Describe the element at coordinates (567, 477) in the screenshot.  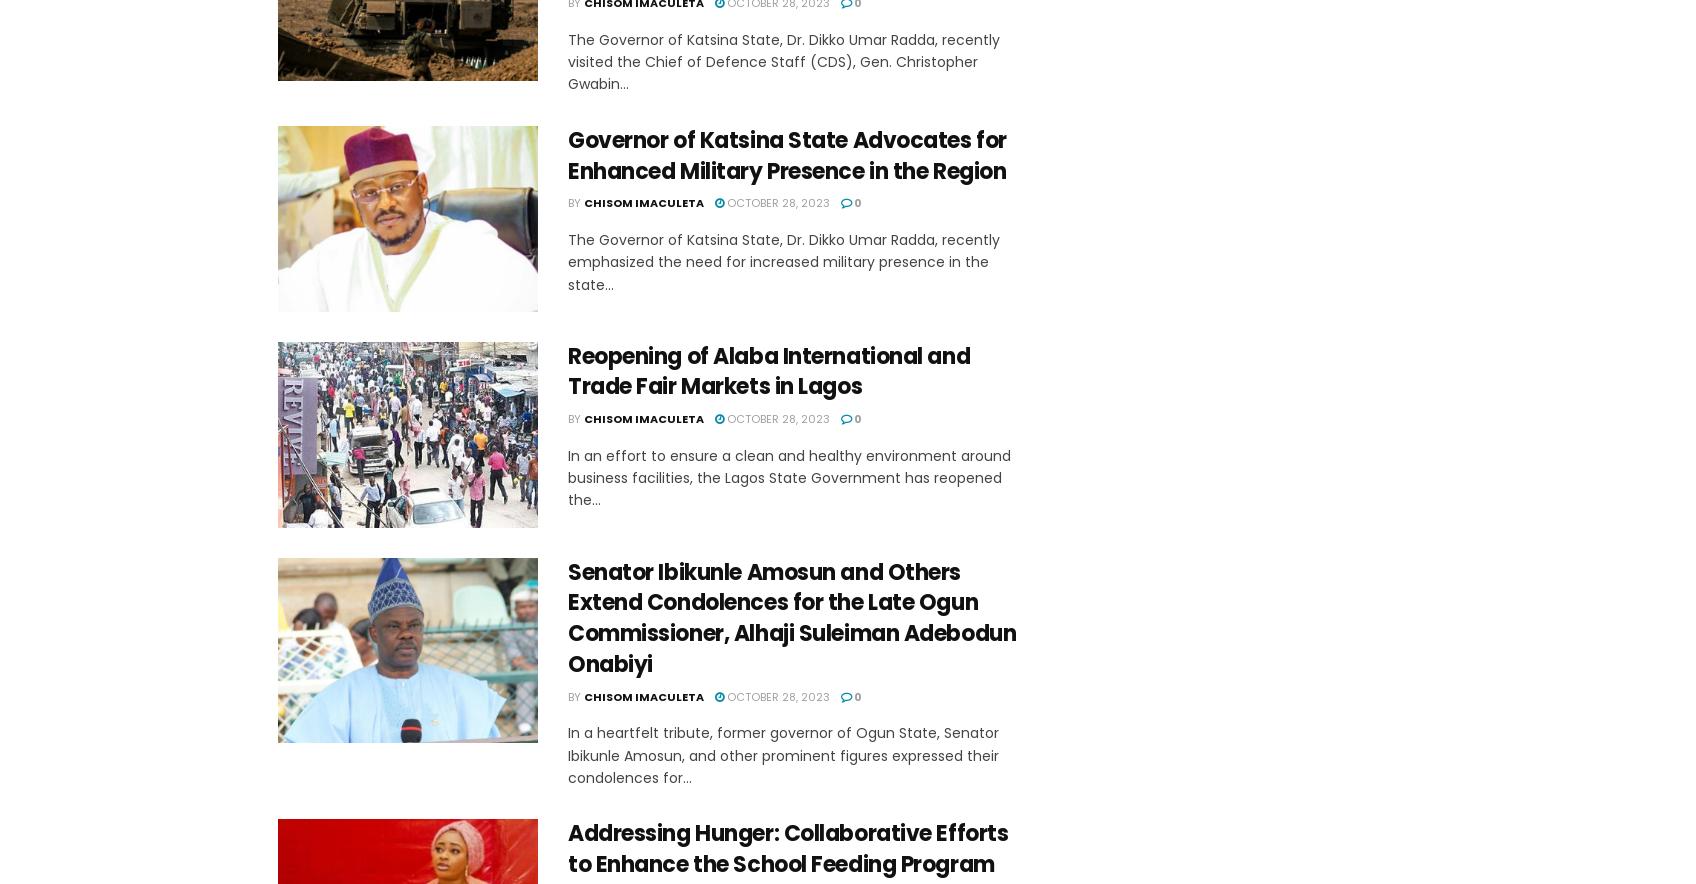
I see `'In an effort to ensure a clean and healthy environment around business facilities, the Lagos State Government has reopened the...'` at that location.